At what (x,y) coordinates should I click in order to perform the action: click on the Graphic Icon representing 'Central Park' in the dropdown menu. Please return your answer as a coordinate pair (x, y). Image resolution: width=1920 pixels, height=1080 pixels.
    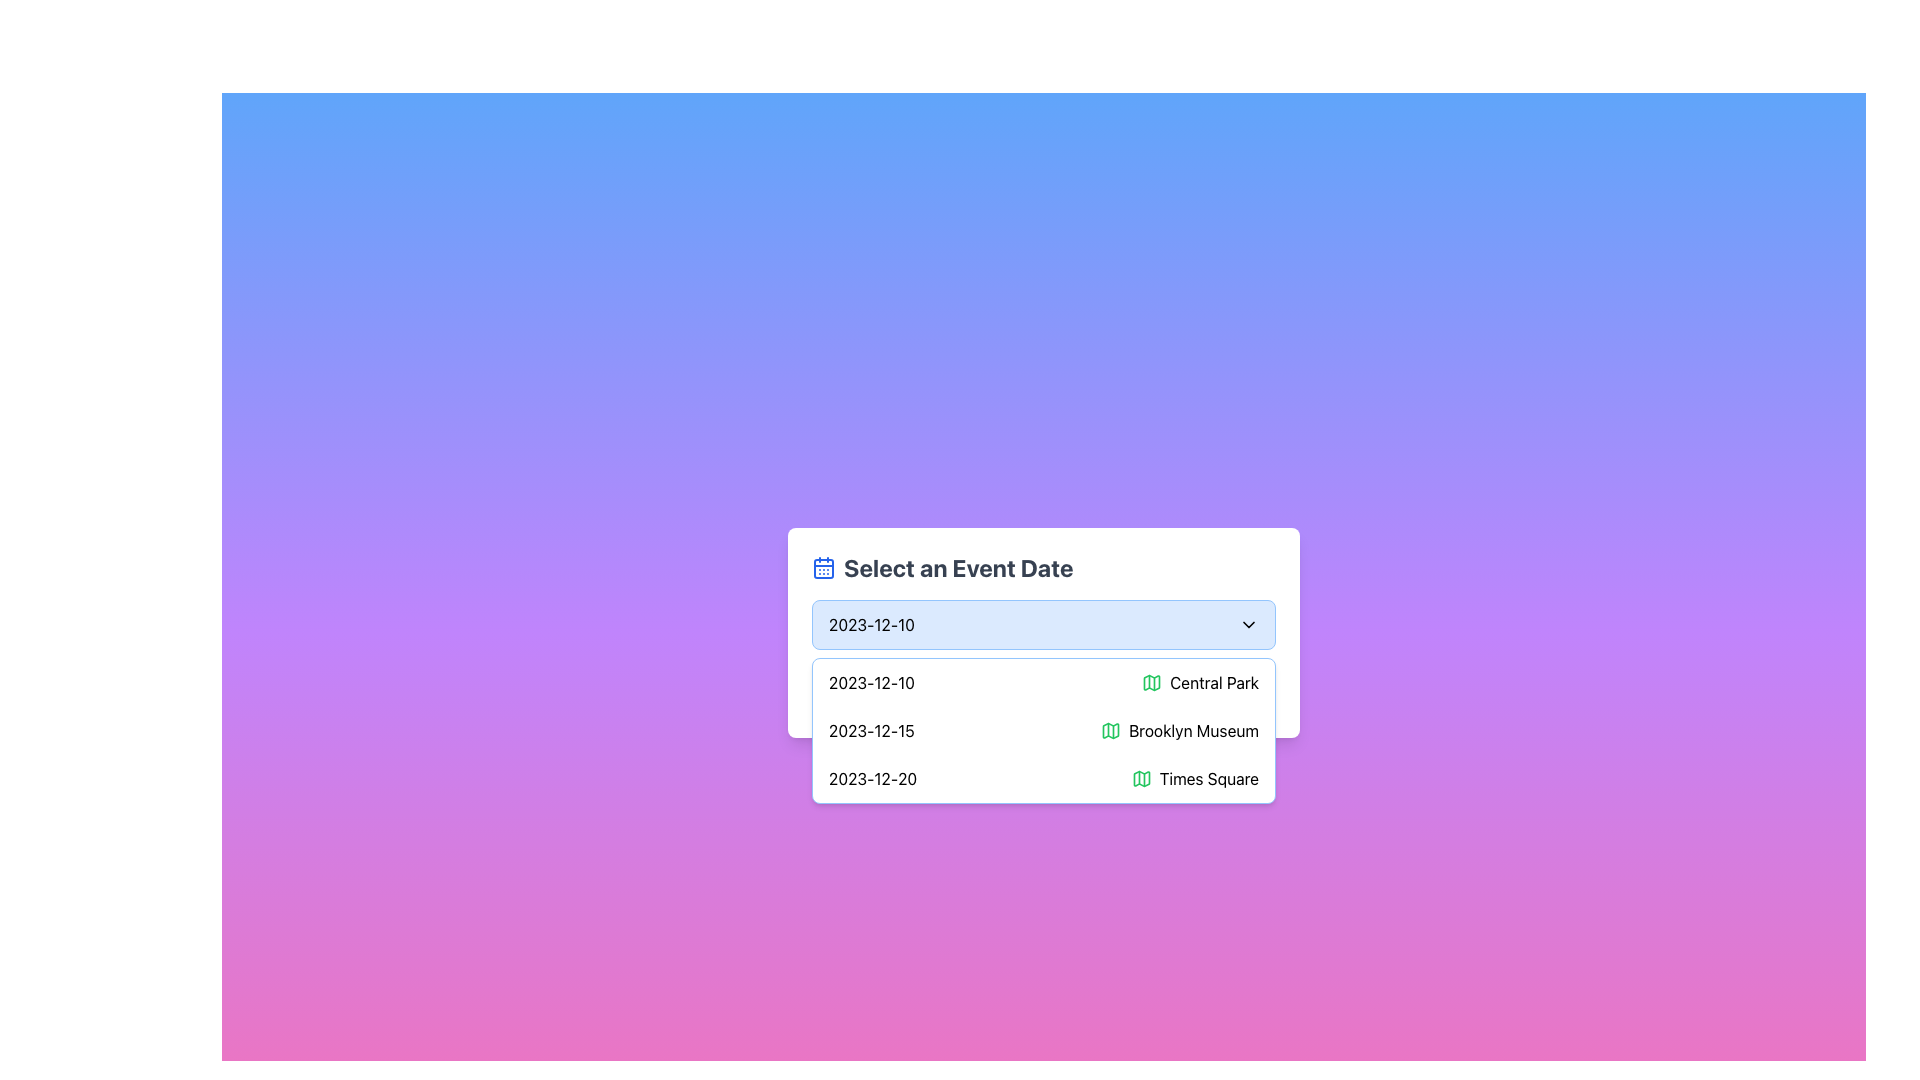
    Looking at the image, I should click on (1141, 778).